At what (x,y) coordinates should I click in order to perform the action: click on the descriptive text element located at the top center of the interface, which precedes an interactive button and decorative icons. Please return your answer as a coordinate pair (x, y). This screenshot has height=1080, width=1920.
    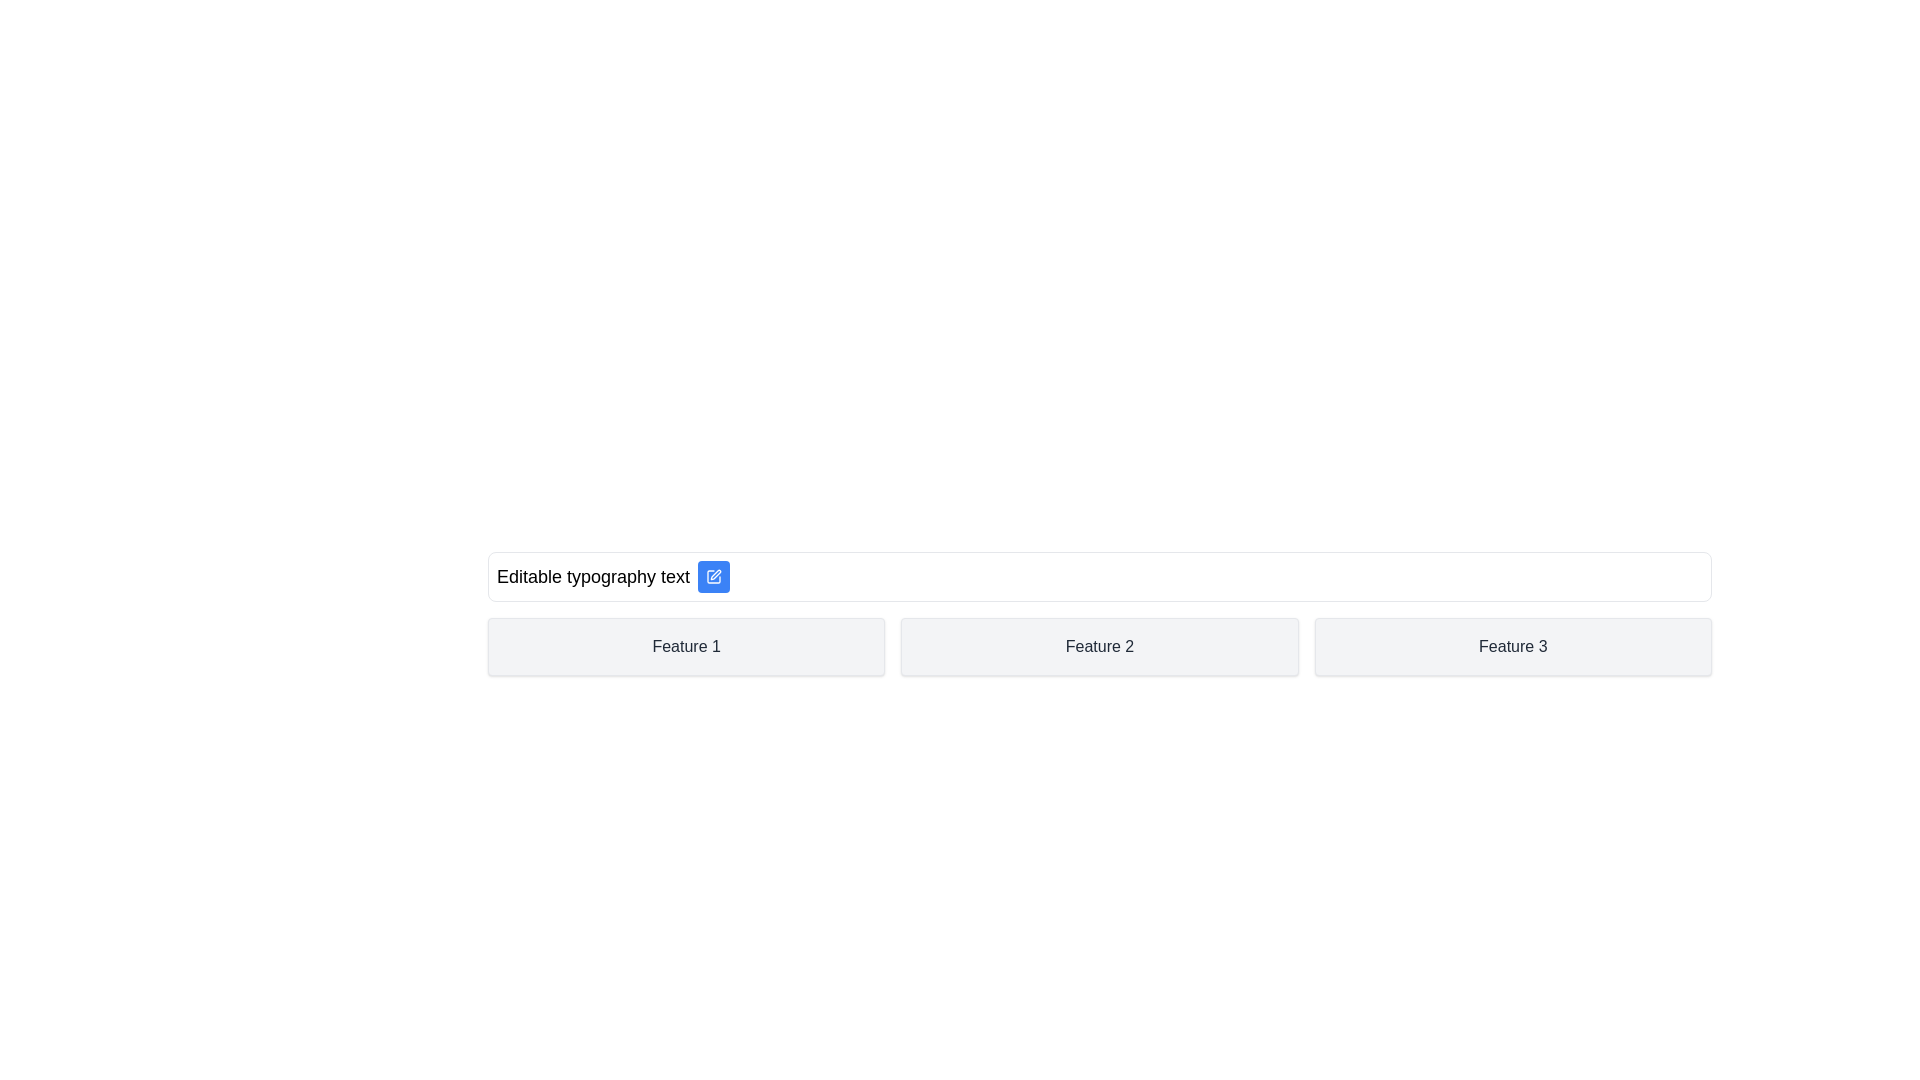
    Looking at the image, I should click on (592, 577).